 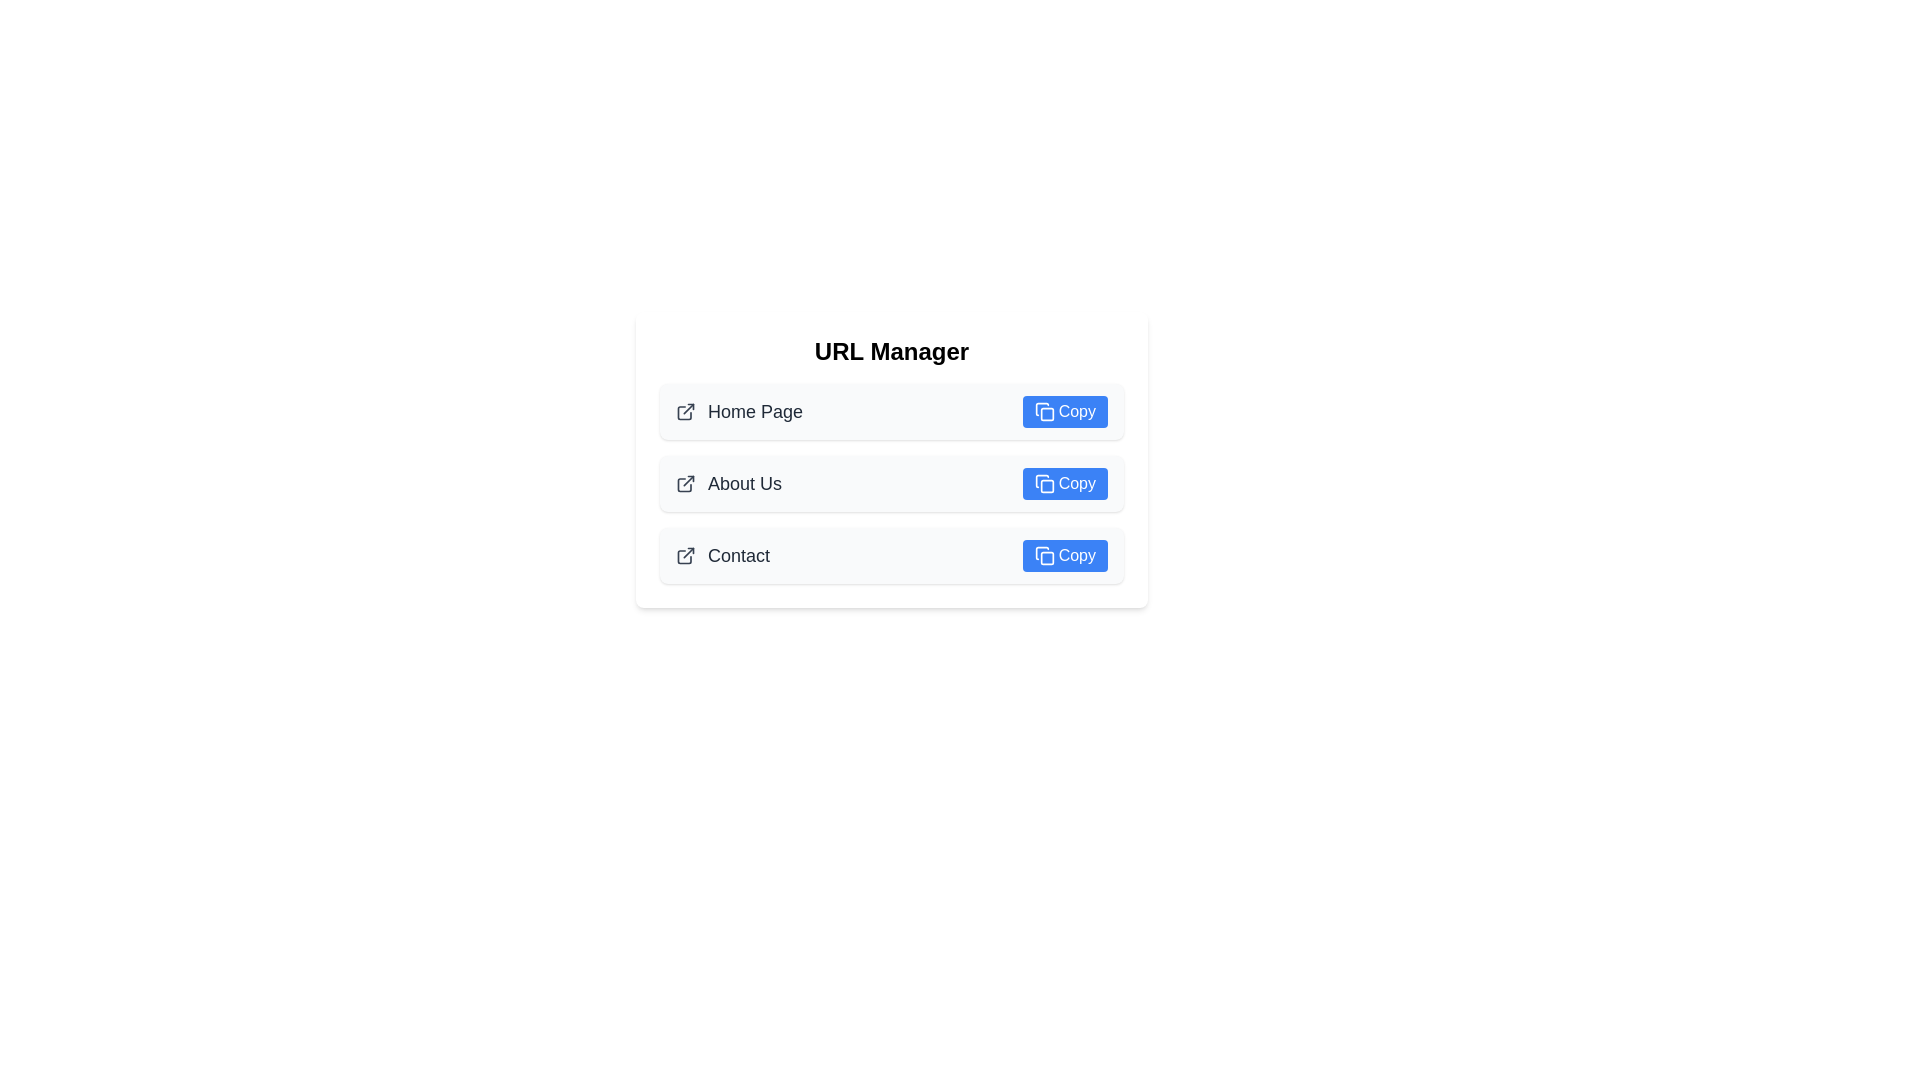 What do you see at coordinates (1041, 553) in the screenshot?
I see `the icon representing a document or clipboard within the blue 'Copy' button located to the right of the 'Contact' text in the URL Manager interface` at bounding box center [1041, 553].